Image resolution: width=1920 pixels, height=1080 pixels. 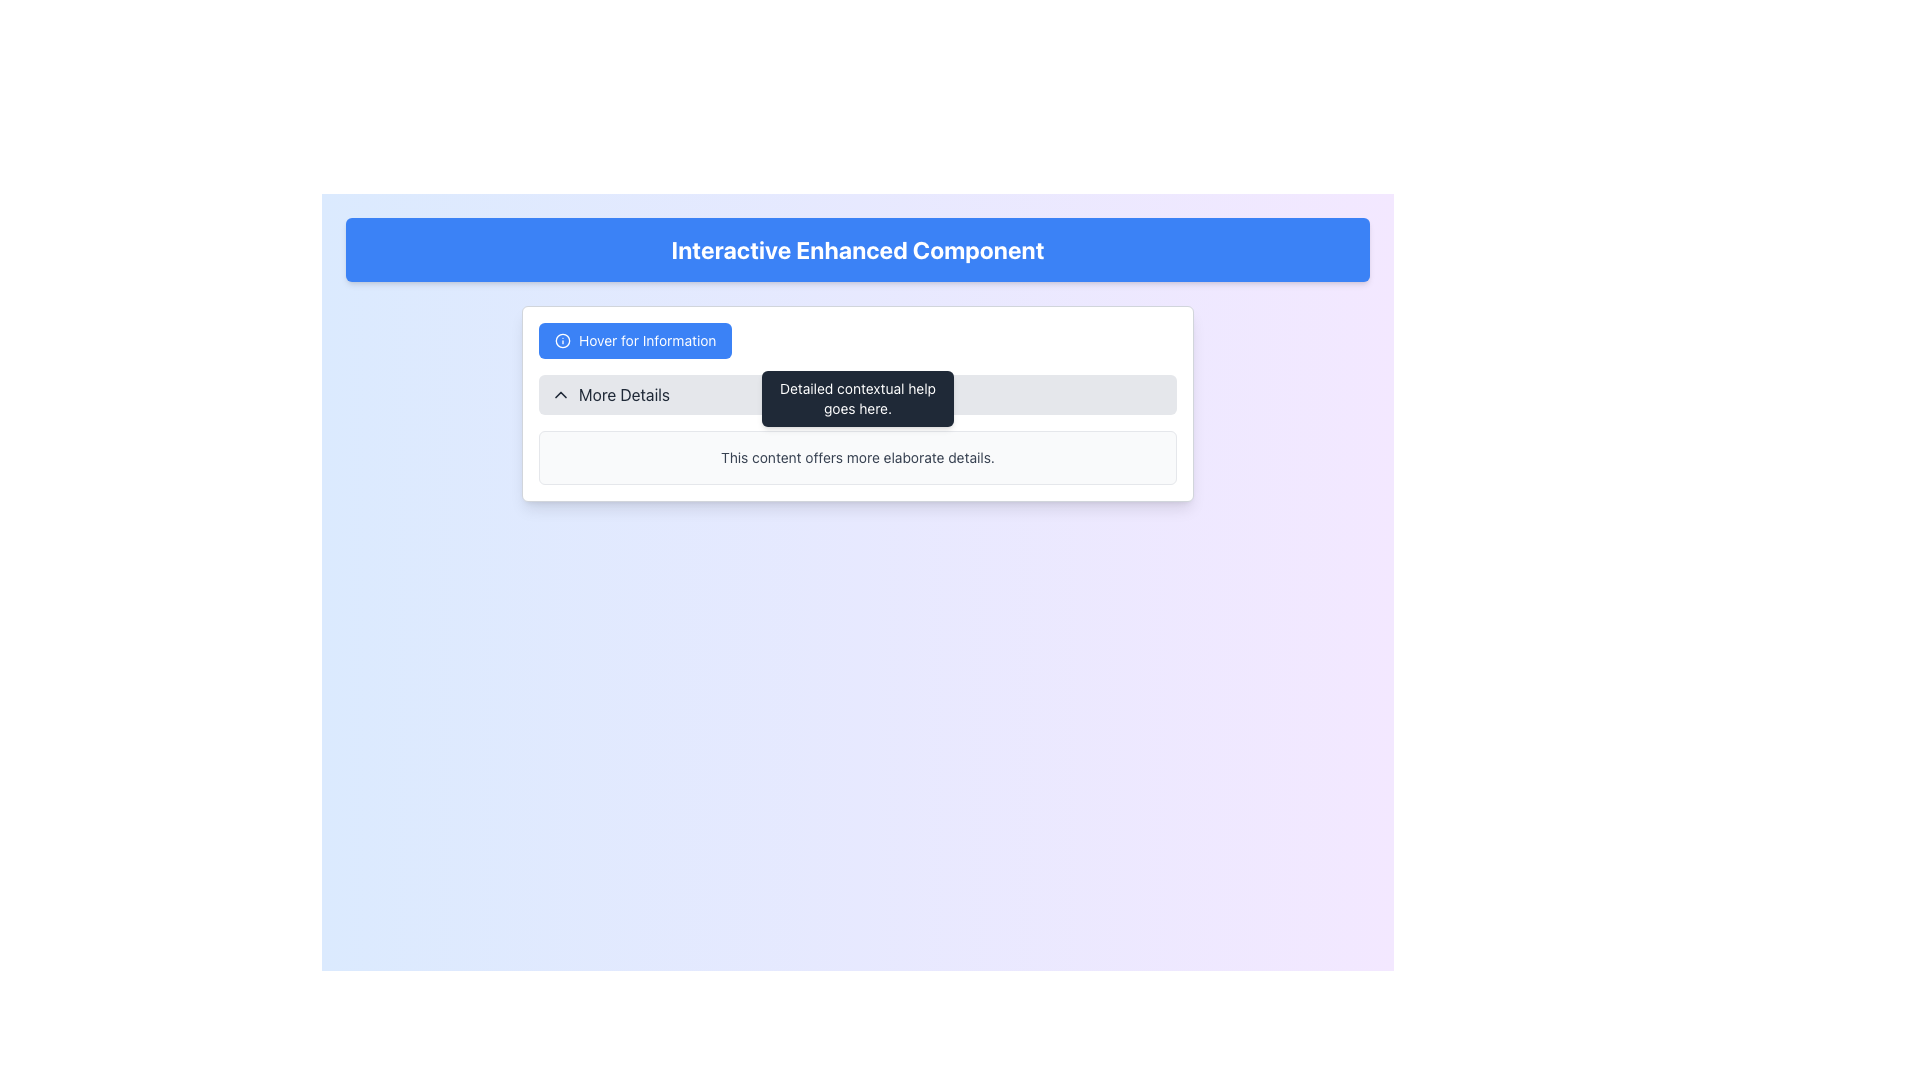 I want to click on the rectangular button with a blue background and rounded corners that has white text reading 'Hover for Information', so click(x=634, y=339).